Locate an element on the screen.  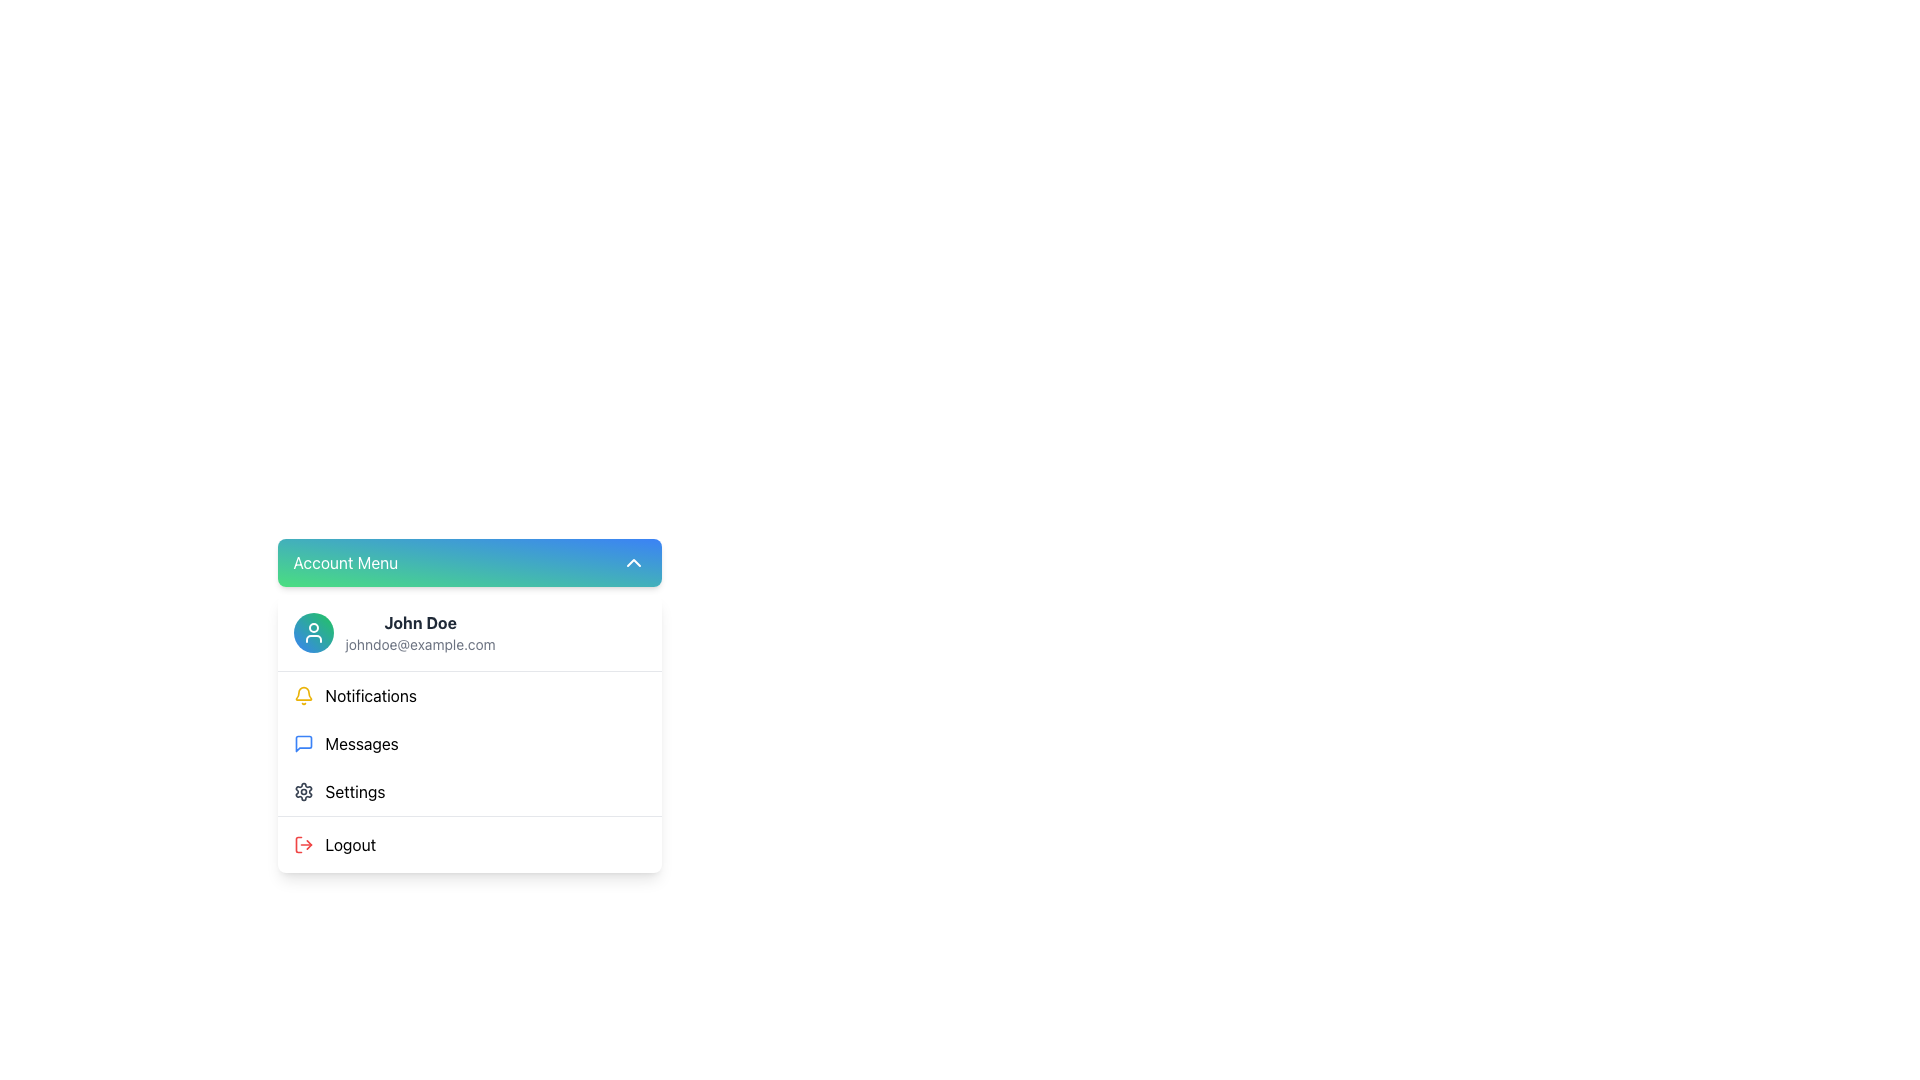
the static text label displaying the email address 'johndoe@example.com' which is styled with the 'text-sm text-gray-500' class and is located below the name 'John Doe' in the user profile menu is located at coordinates (419, 644).